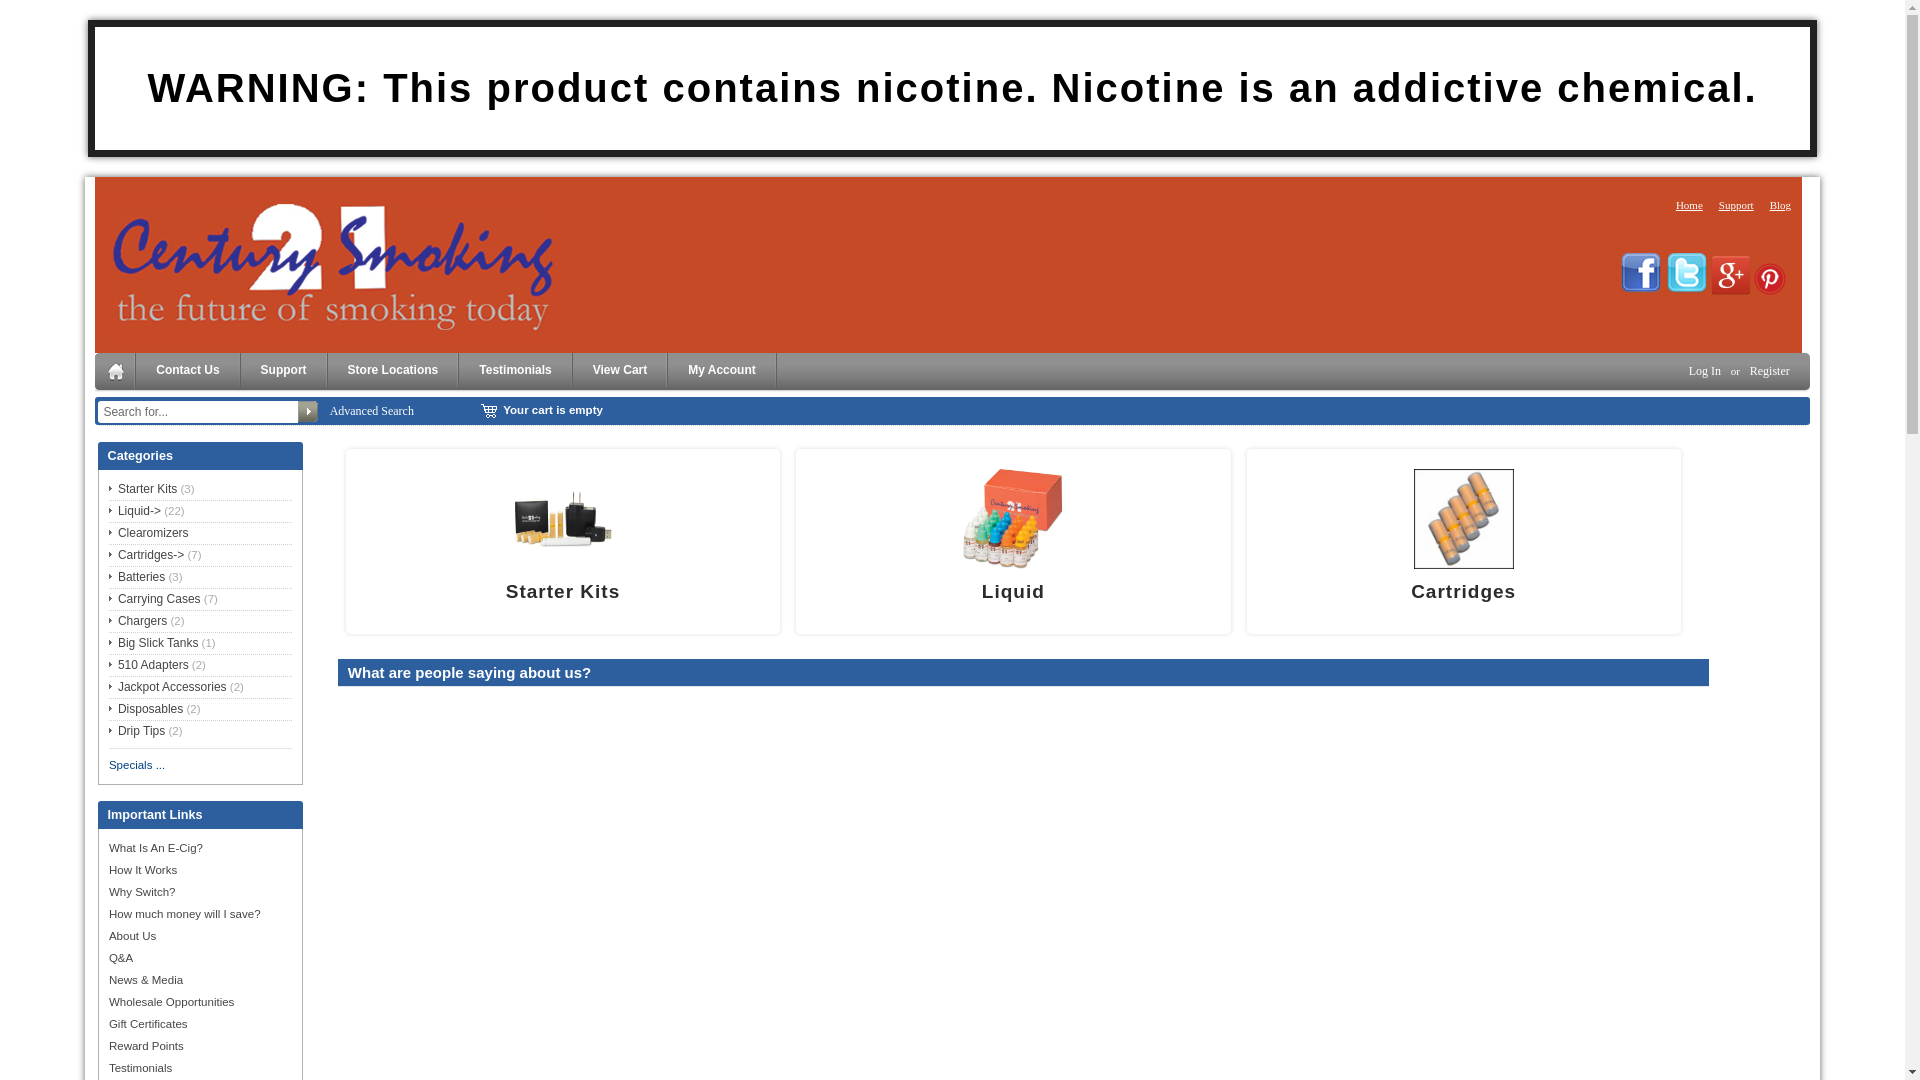 Image resolution: width=1920 pixels, height=1080 pixels. What do you see at coordinates (513, 518) in the screenshot?
I see `' Starter Kits '` at bounding box center [513, 518].